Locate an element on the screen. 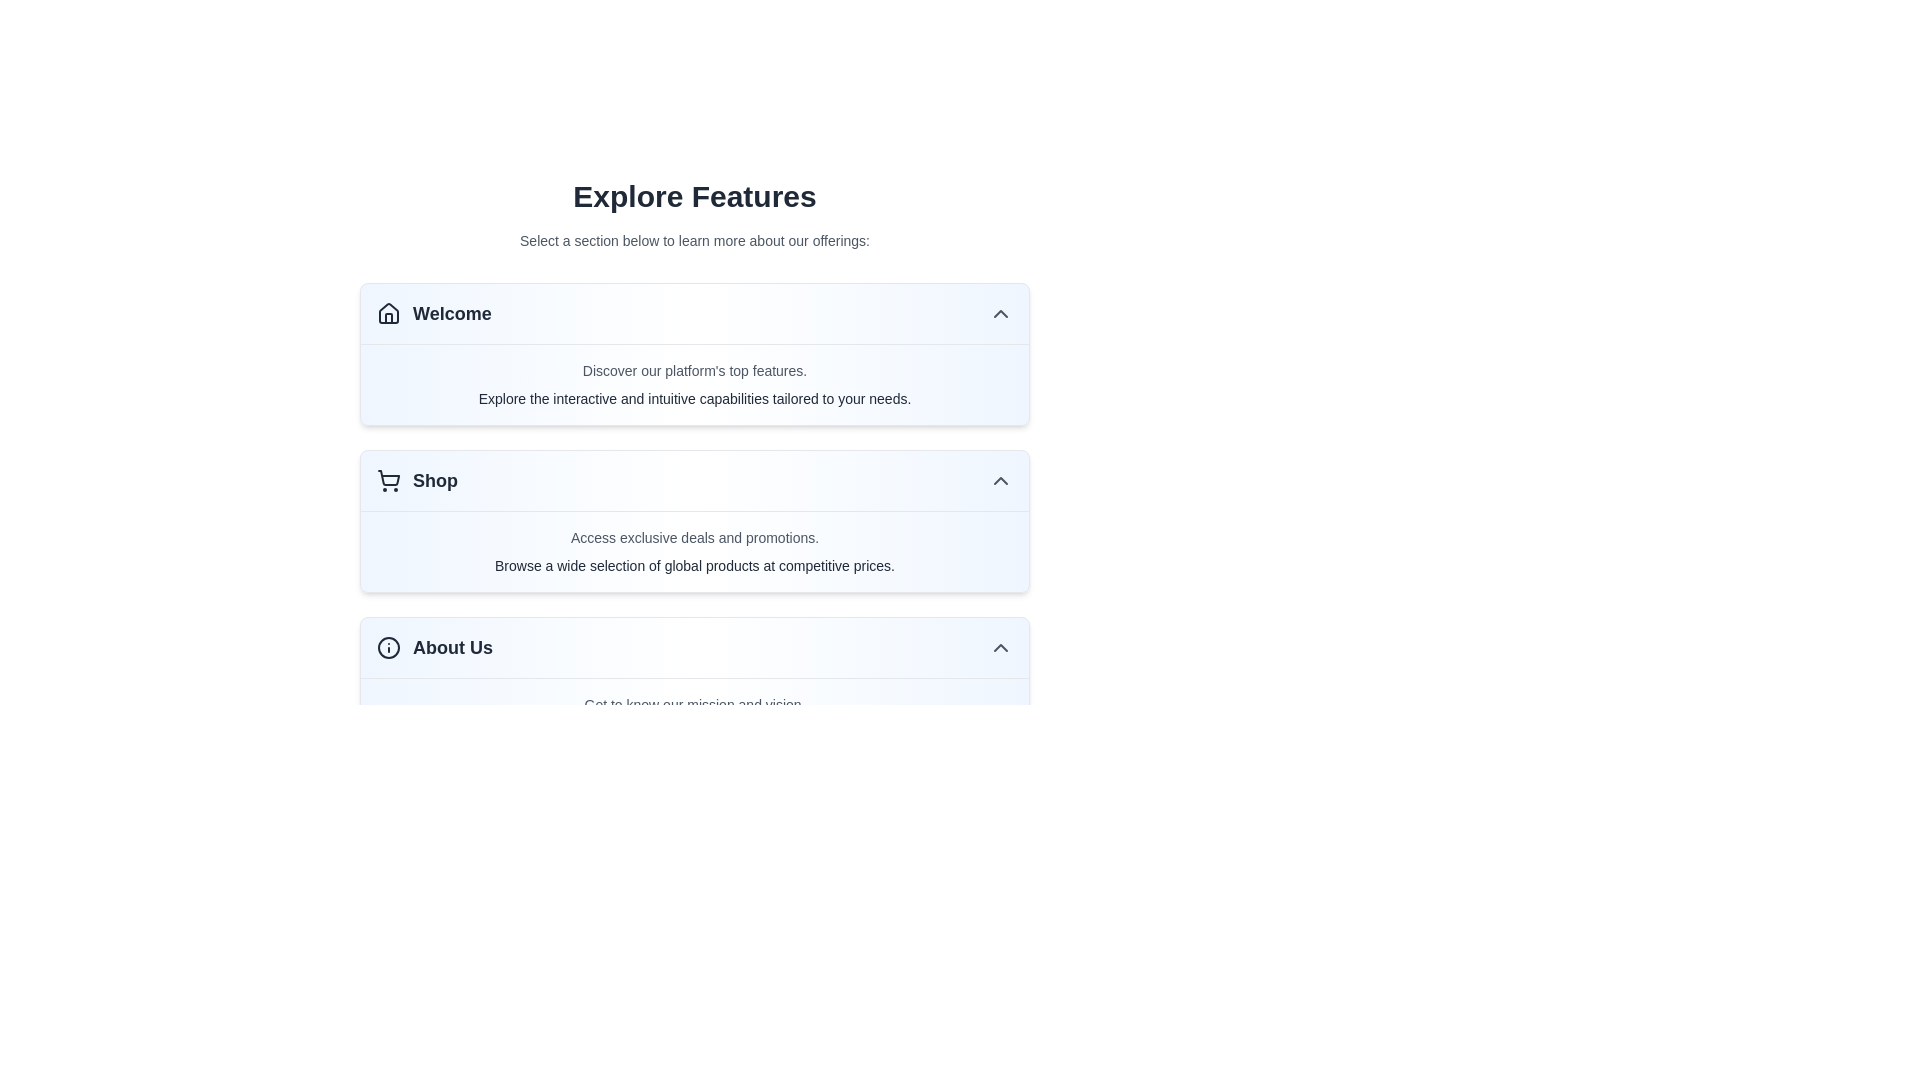 The height and width of the screenshot is (1080, 1920). the decorative 'Welcome' icon located at the leftmost side of the 'Welcome' section, which visually enhances the user interface's aesthetics is located at coordinates (388, 313).